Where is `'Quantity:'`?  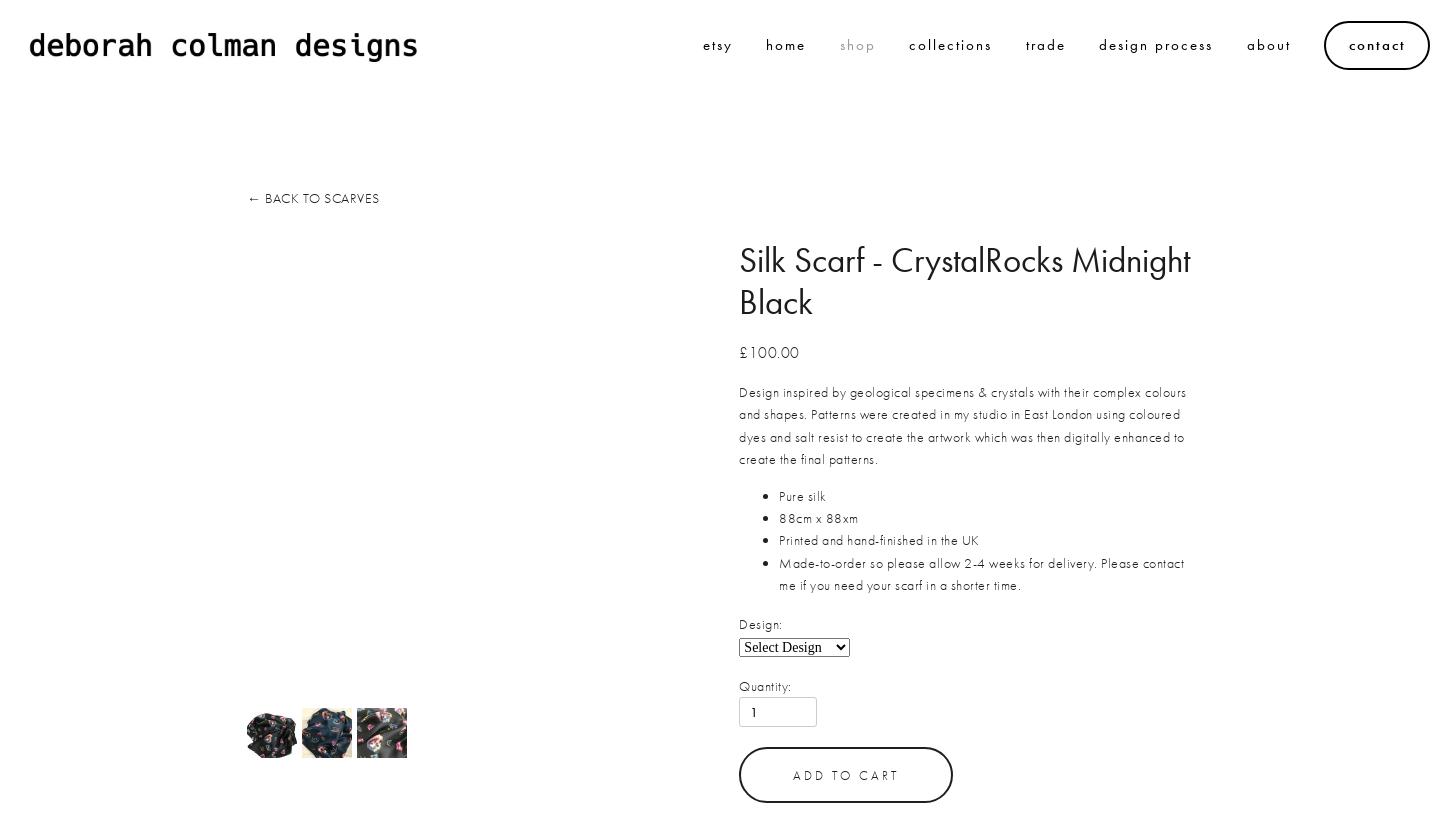 'Quantity:' is located at coordinates (765, 685).